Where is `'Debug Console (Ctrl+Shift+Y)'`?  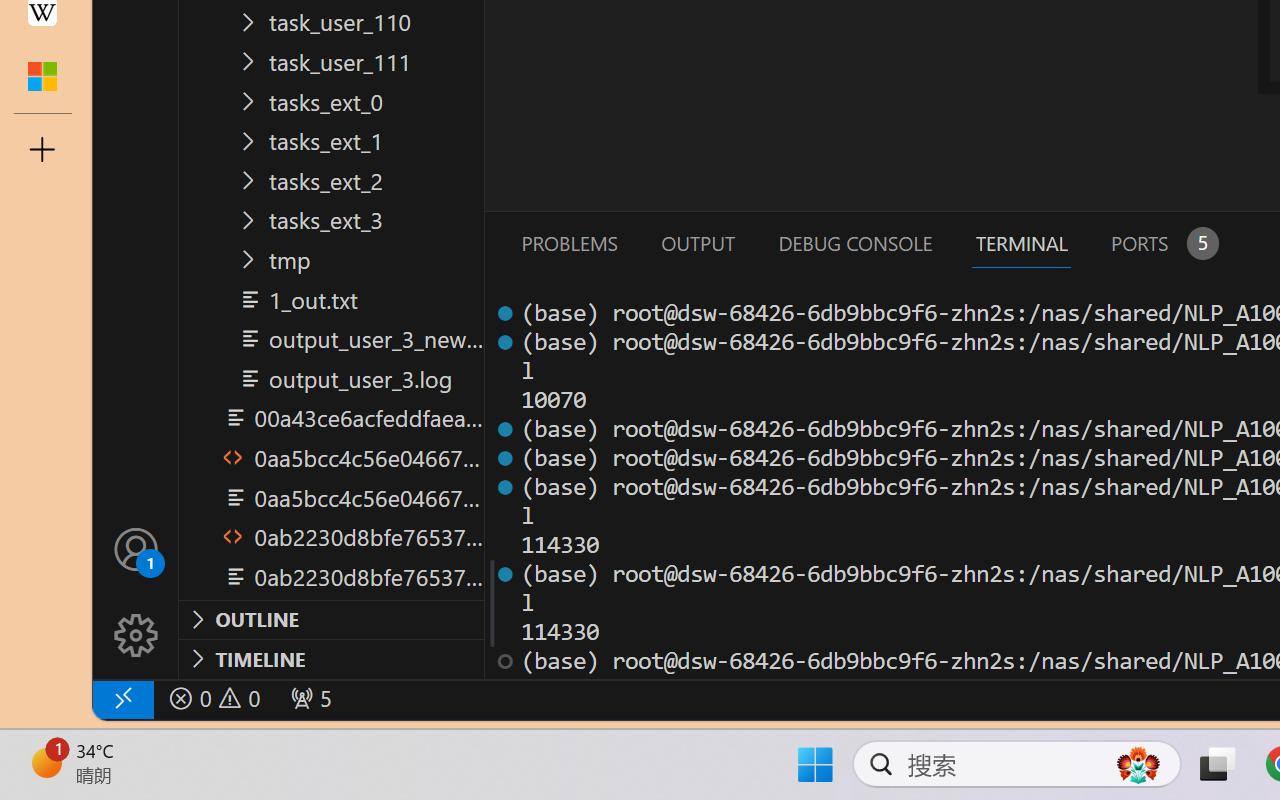
'Debug Console (Ctrl+Shift+Y)' is located at coordinates (854, 242).